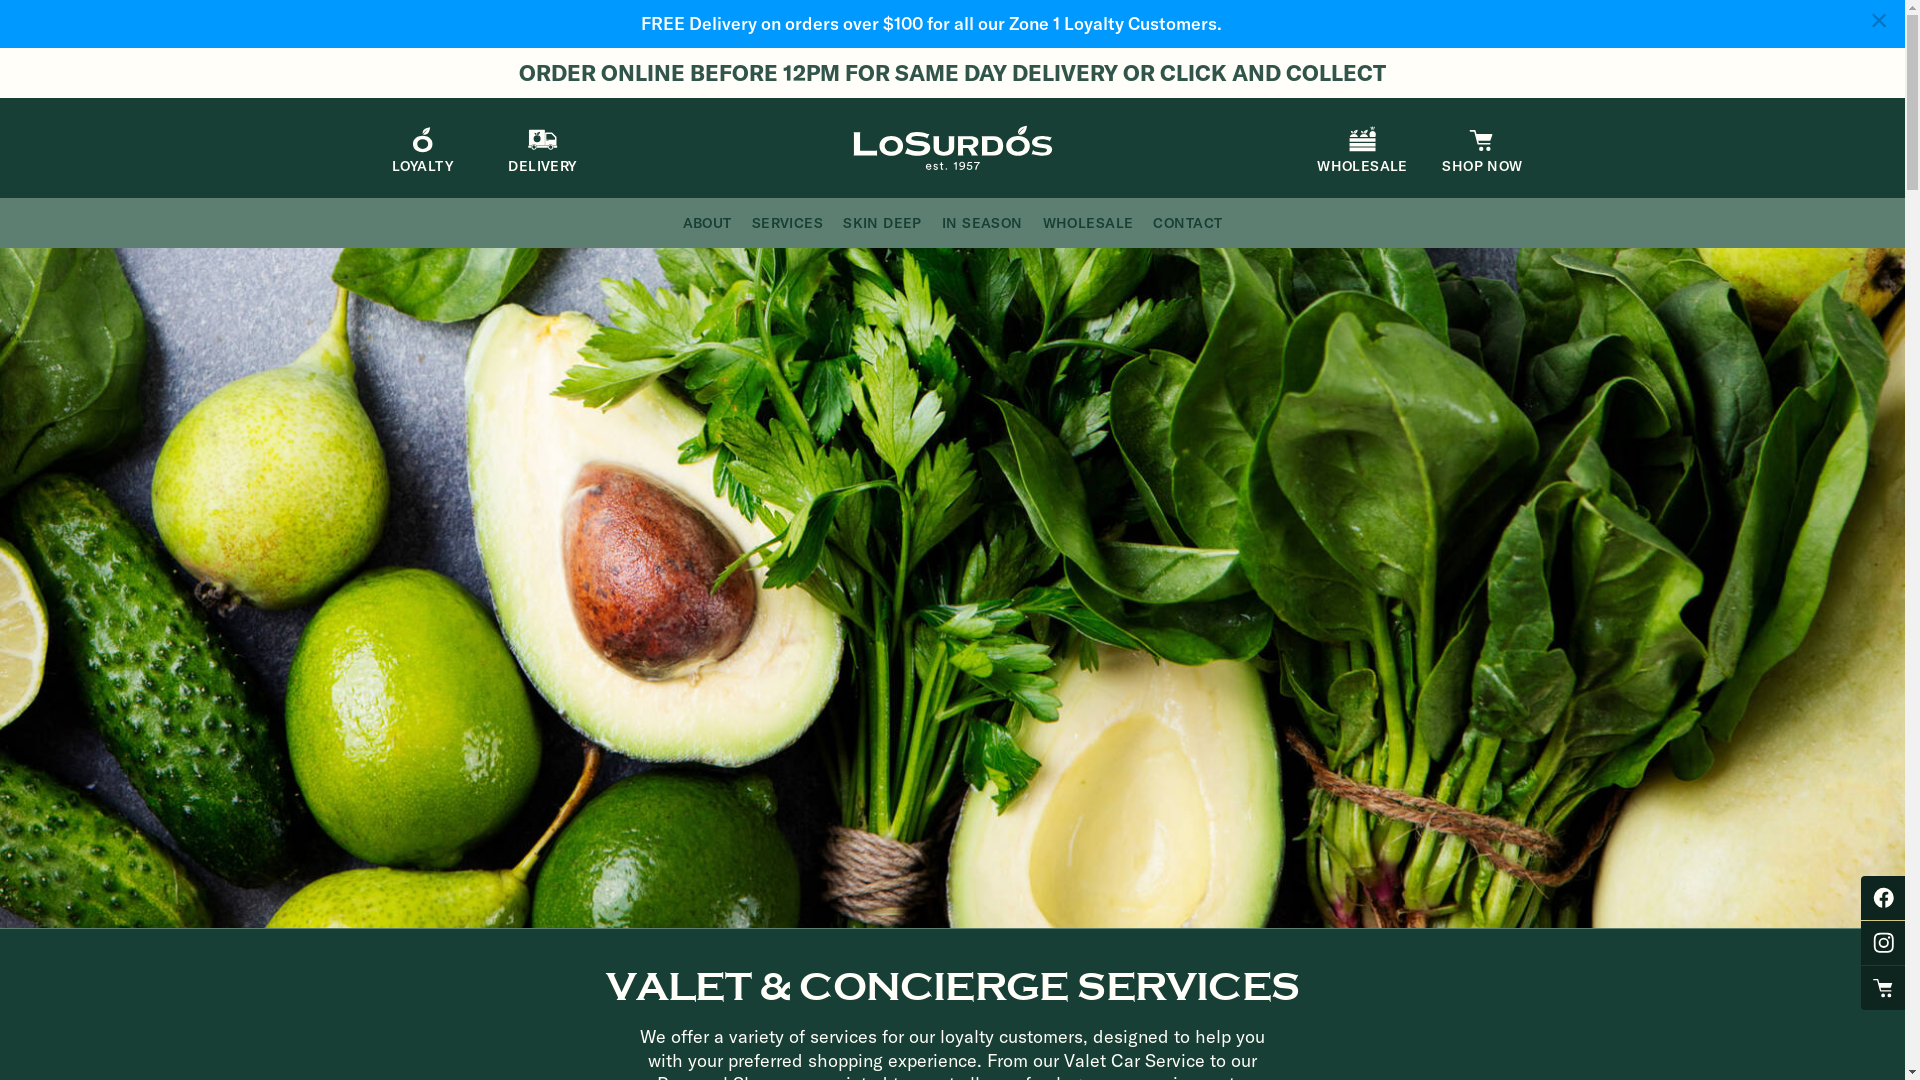 Image resolution: width=1920 pixels, height=1080 pixels. Describe the element at coordinates (542, 149) in the screenshot. I see `'DELIVERY'` at that location.